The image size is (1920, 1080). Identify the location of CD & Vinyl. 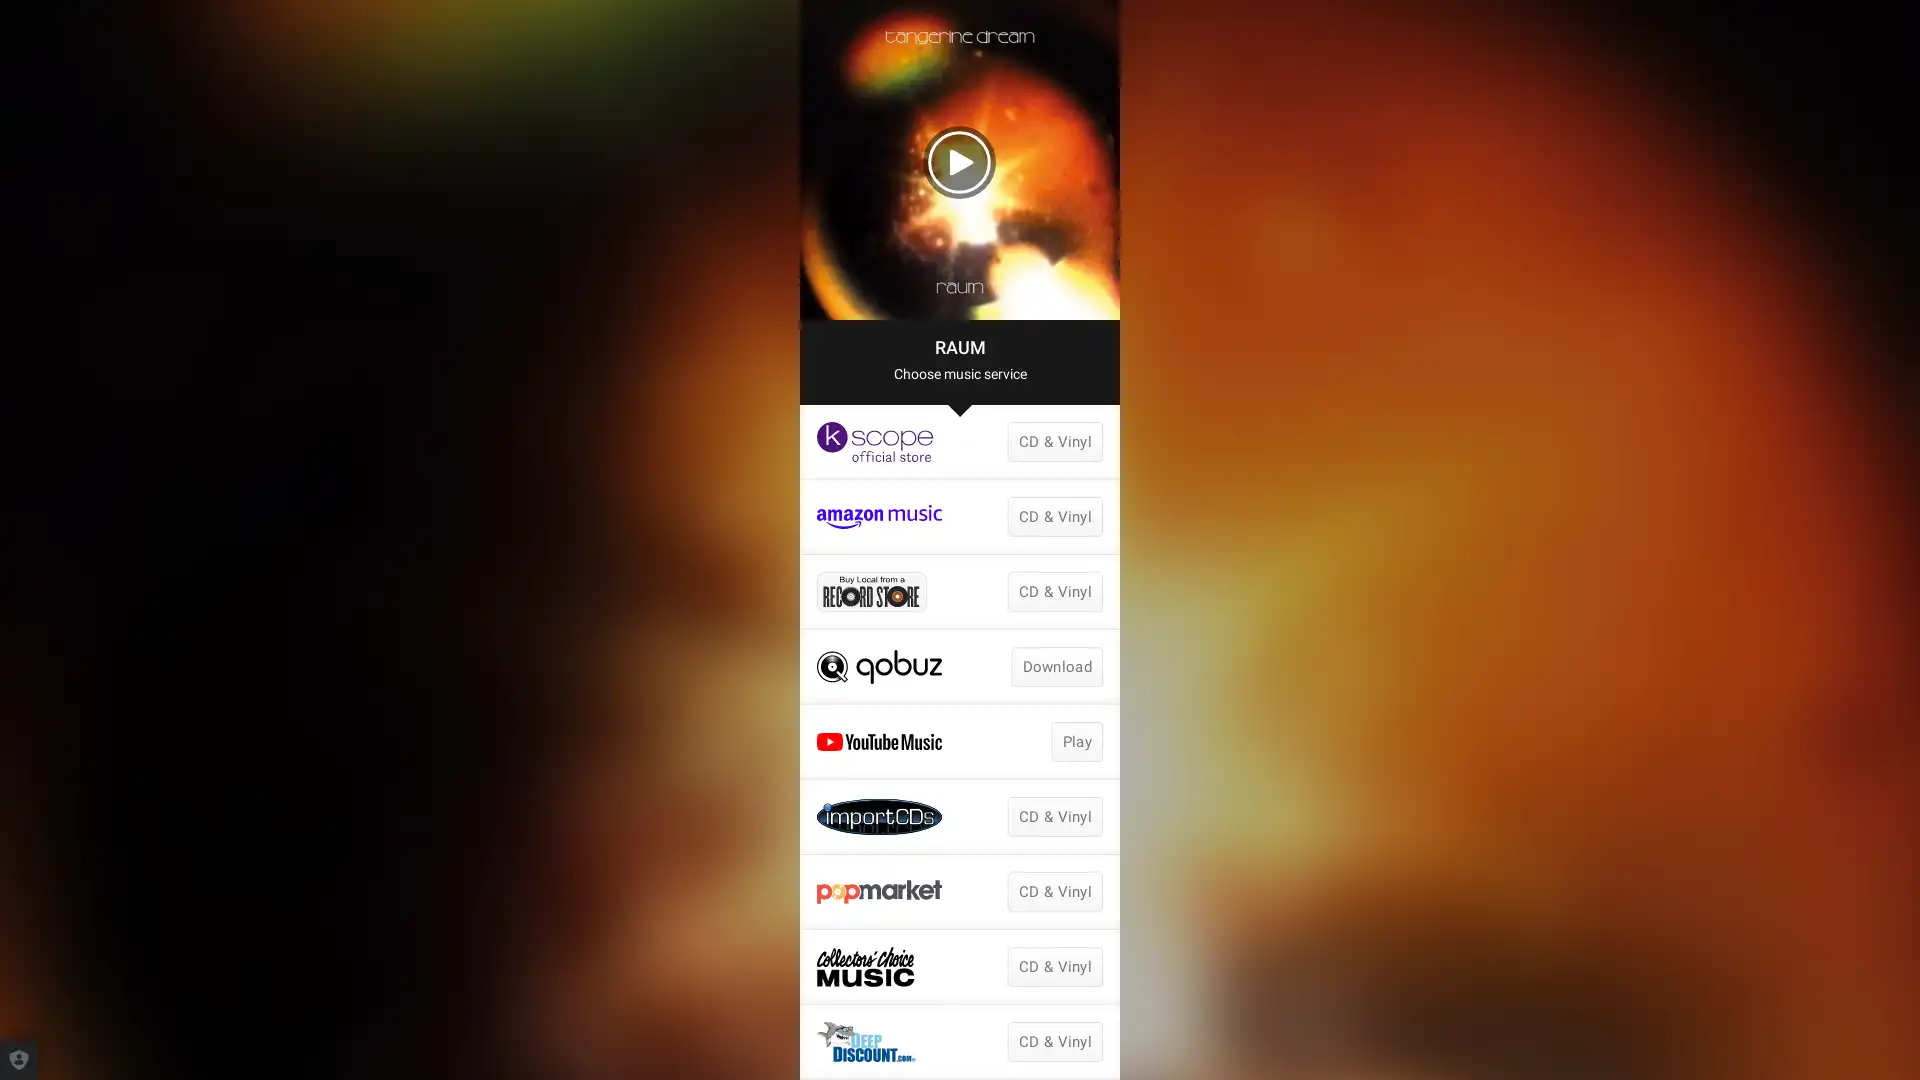
(1054, 441).